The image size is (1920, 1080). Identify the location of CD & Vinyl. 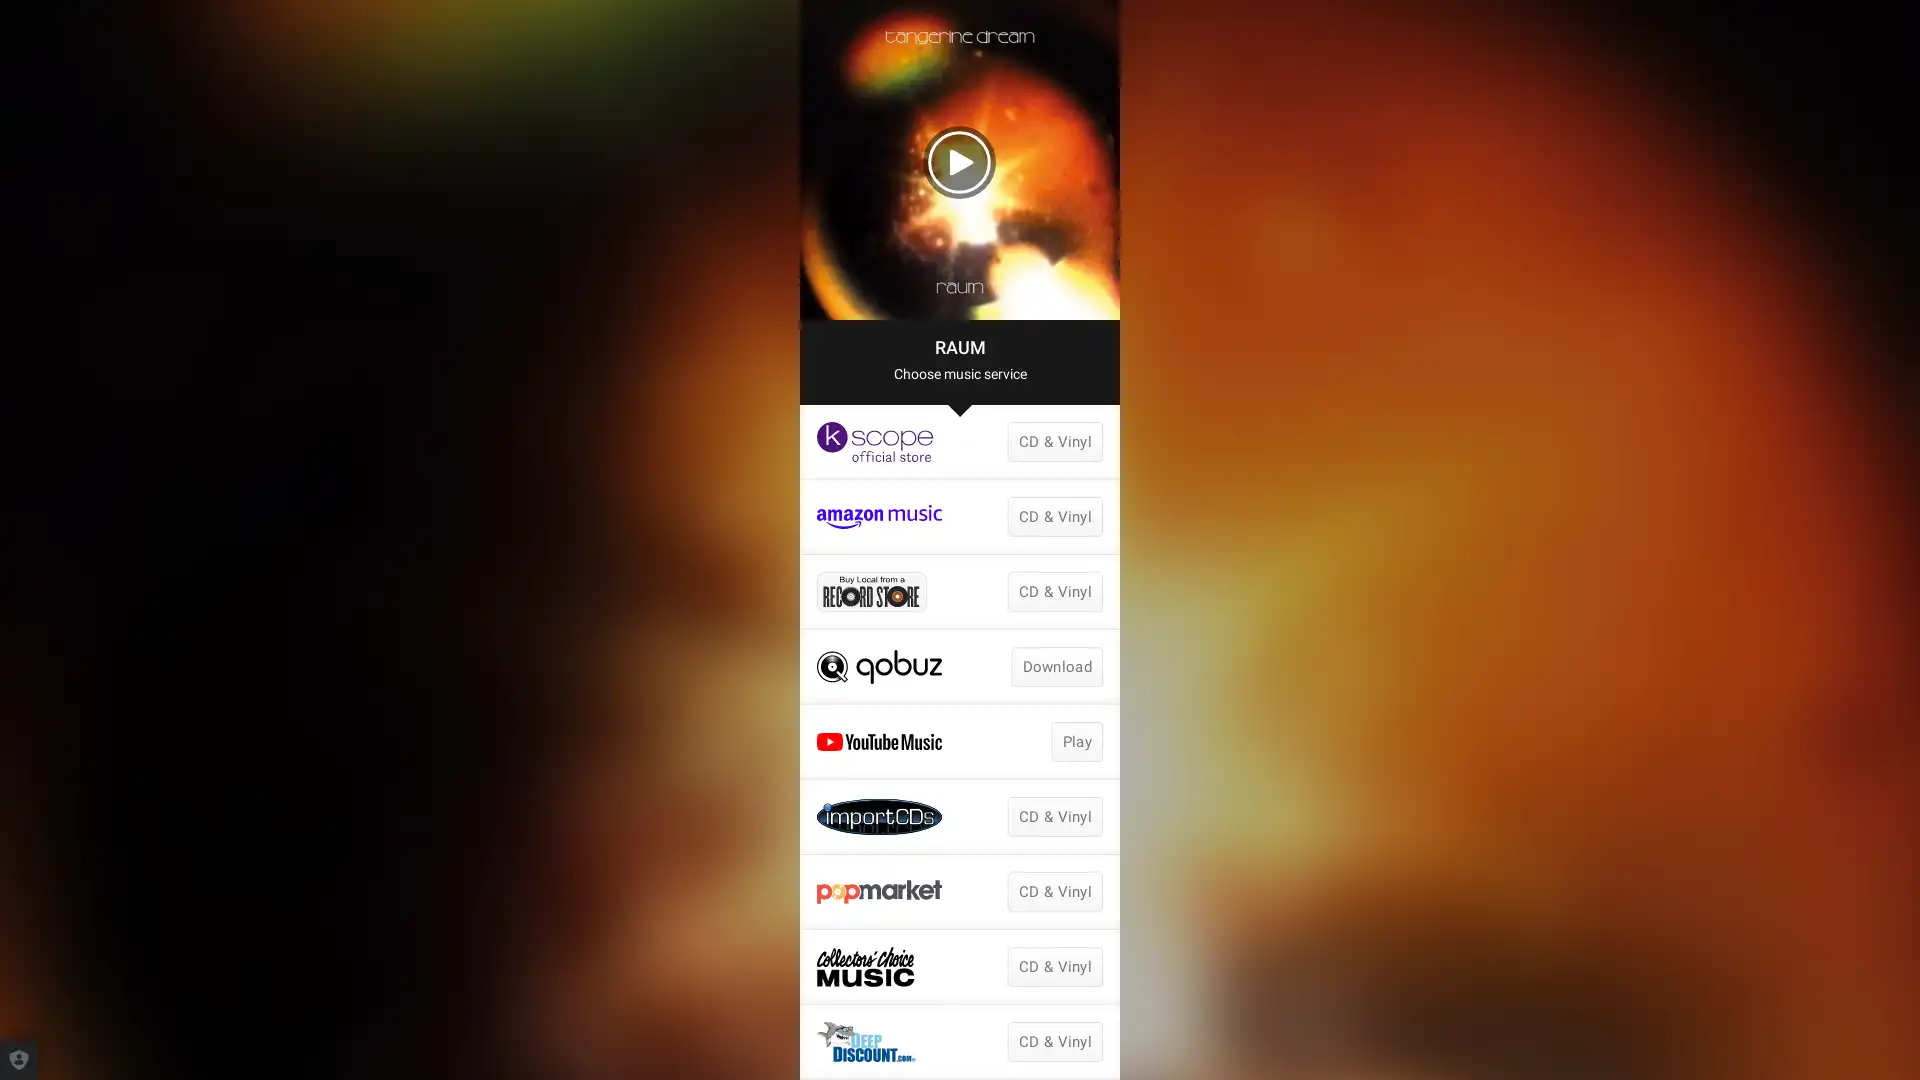
(1054, 441).